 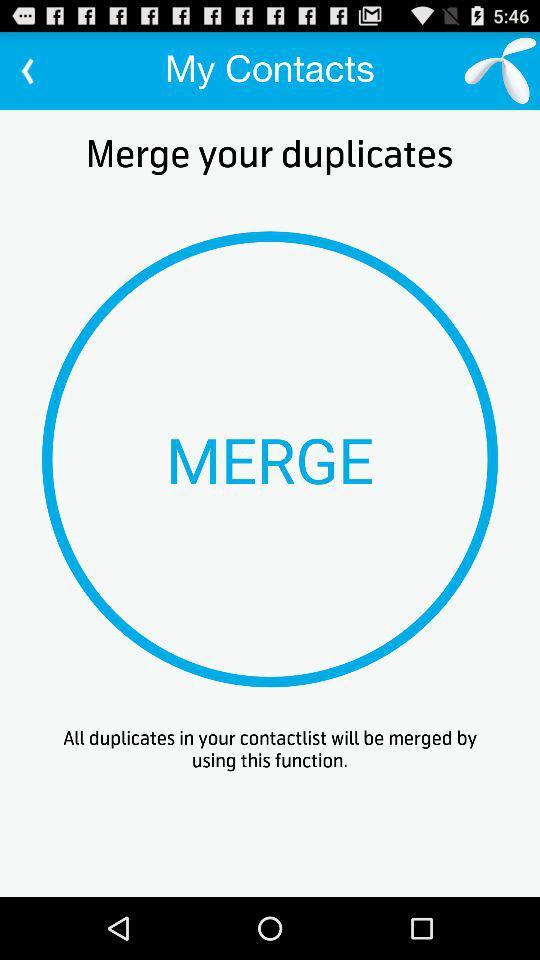 What do you see at coordinates (270, 459) in the screenshot?
I see `merge duplicate entries in your contact list` at bounding box center [270, 459].